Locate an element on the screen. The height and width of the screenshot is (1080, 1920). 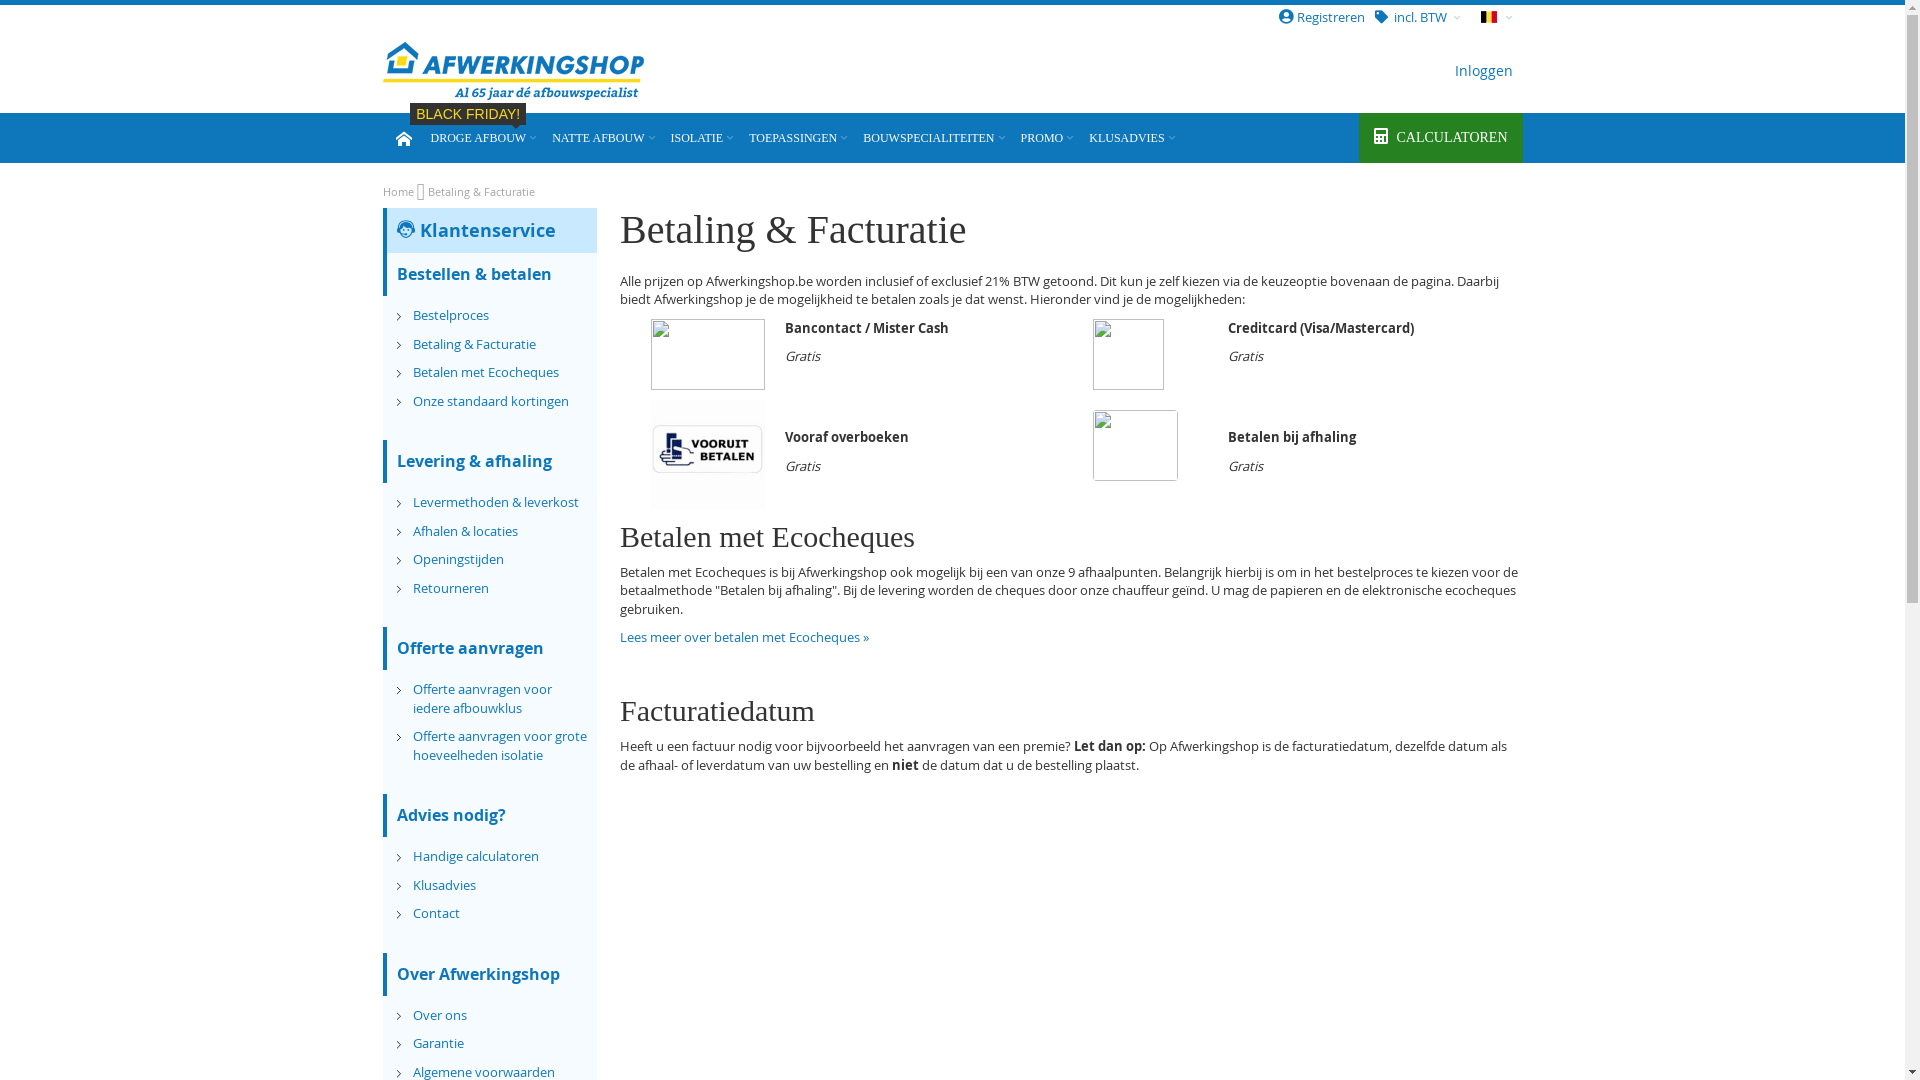
'Klusadvies' is located at coordinates (442, 883).